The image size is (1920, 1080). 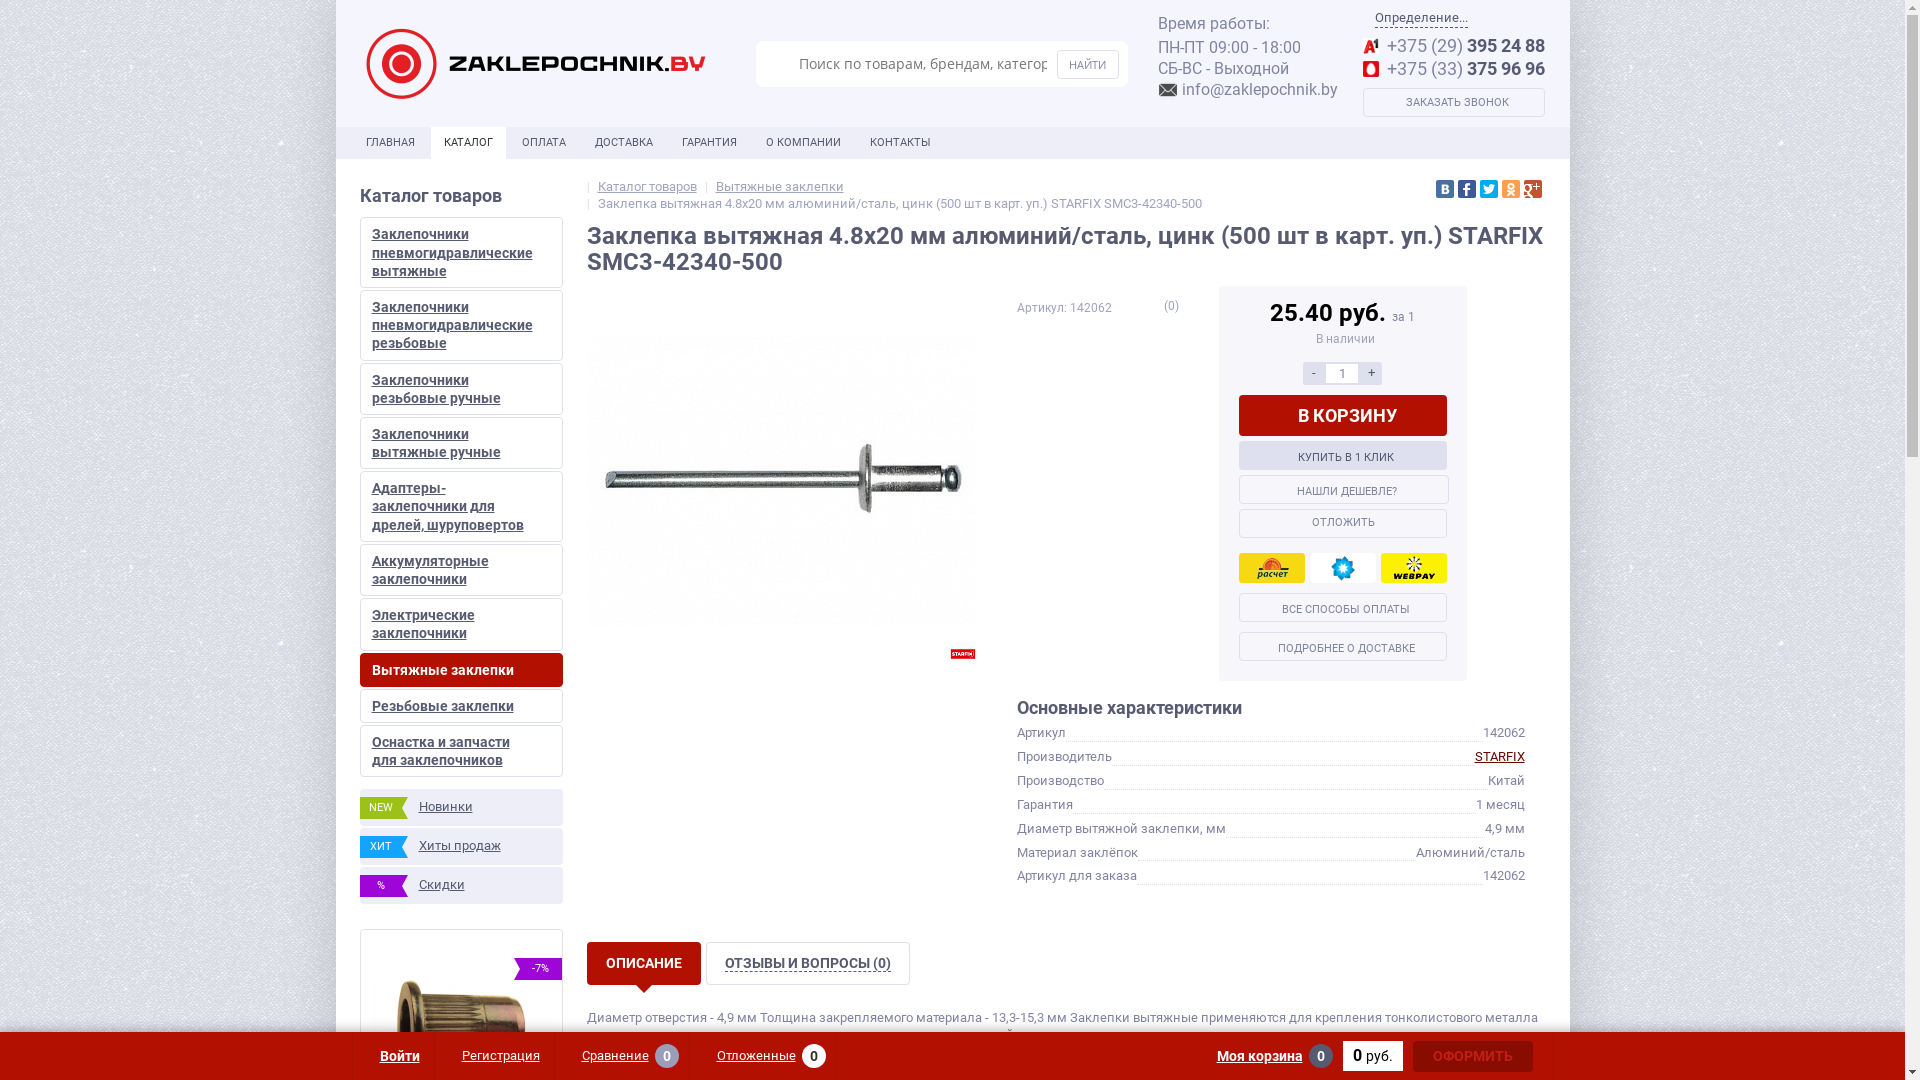 I want to click on '+', so click(x=1370, y=373).